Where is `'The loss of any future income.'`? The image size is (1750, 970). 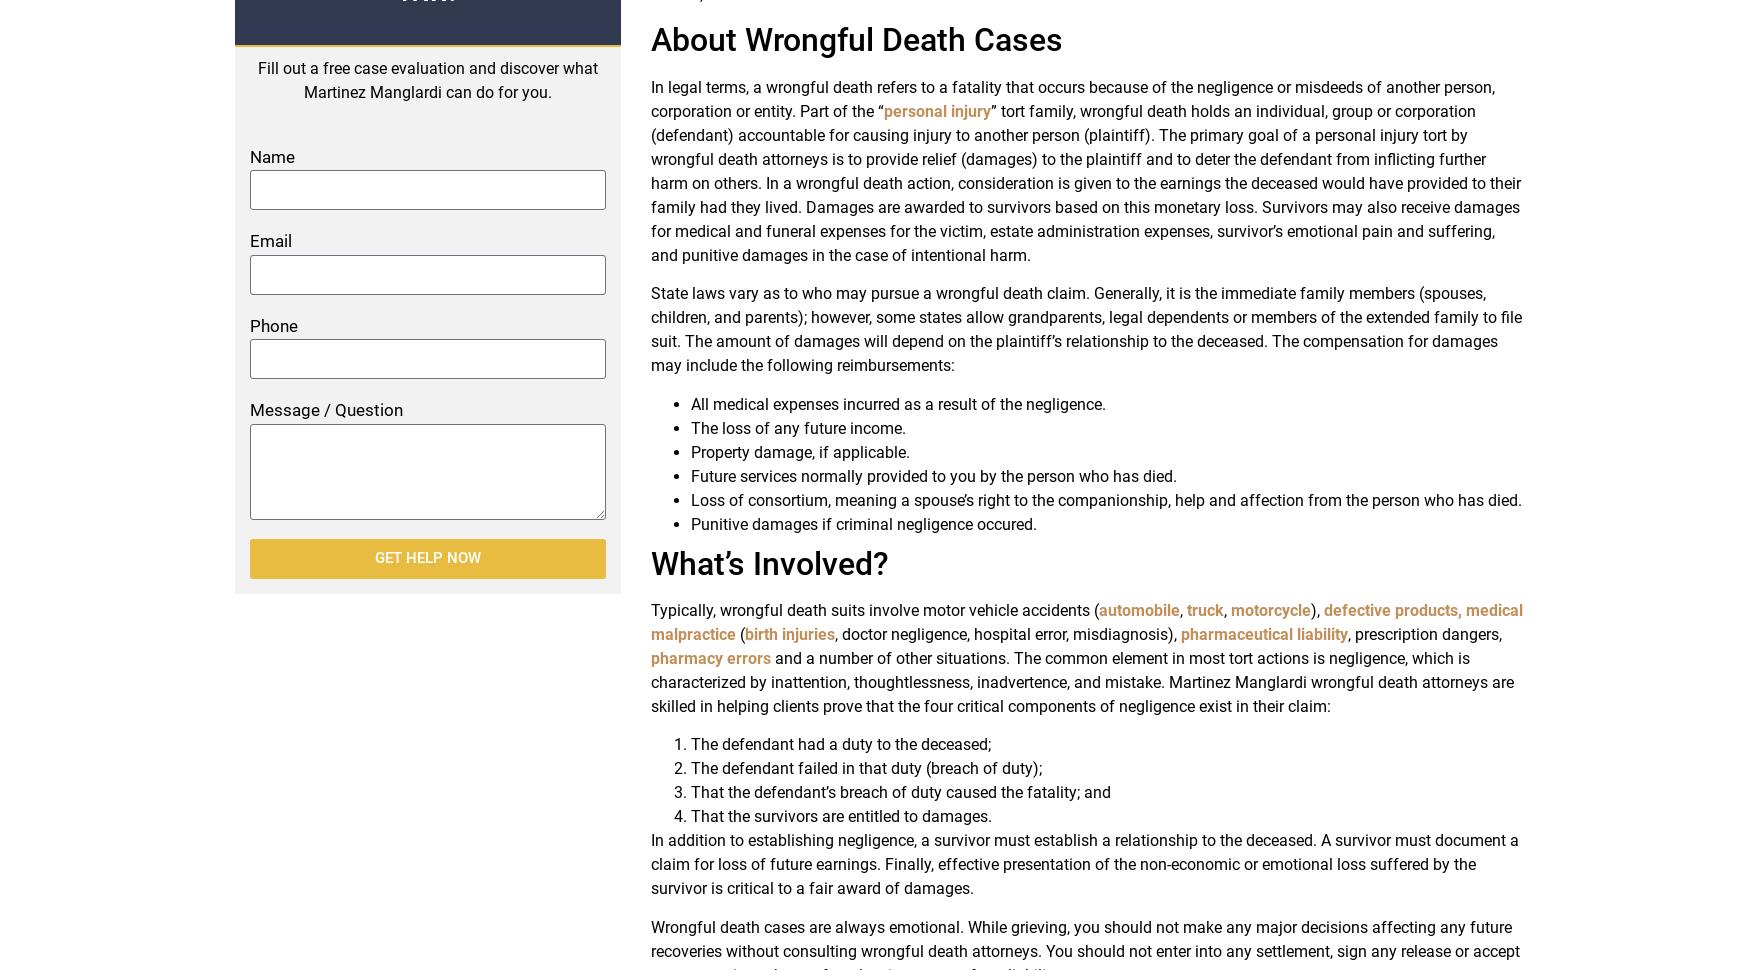
'The loss of any future income.' is located at coordinates (690, 427).